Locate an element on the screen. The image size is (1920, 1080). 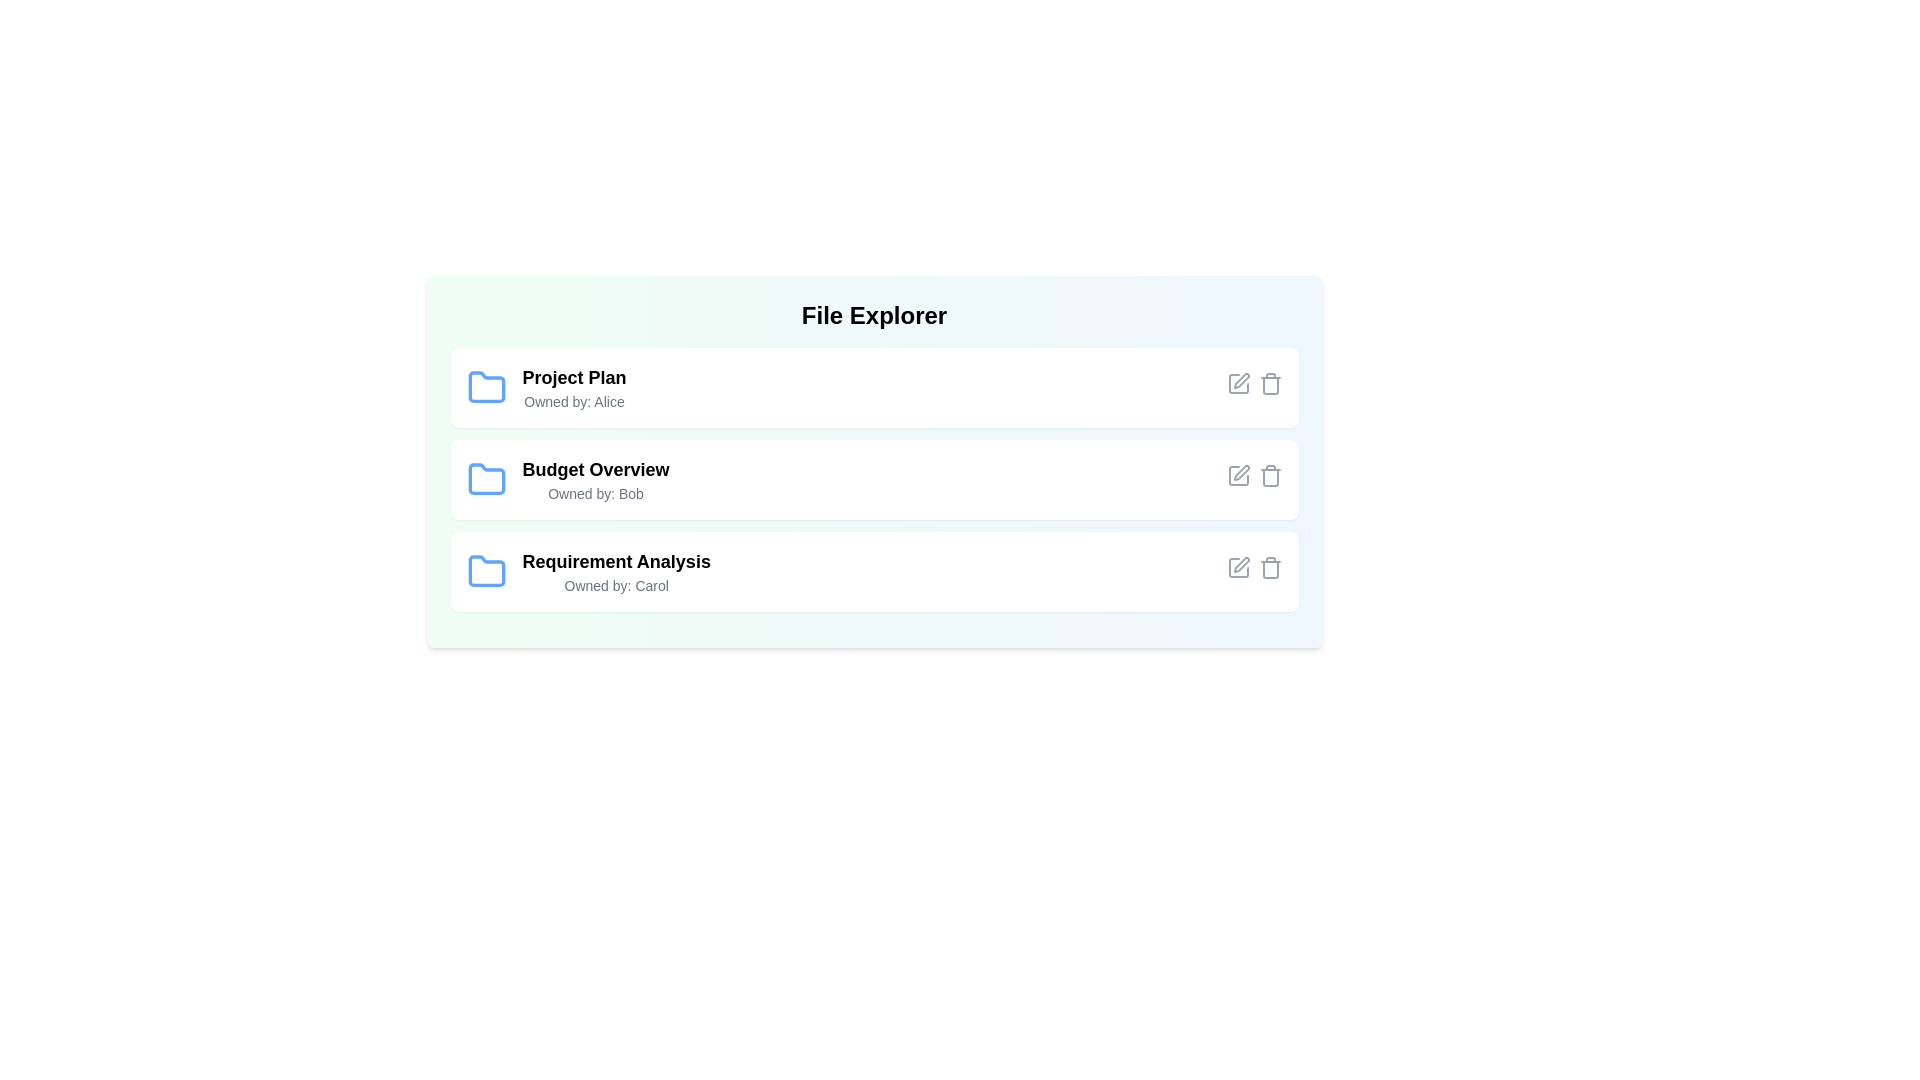
the folder icon corresponding to Requirement Analysis is located at coordinates (486, 571).